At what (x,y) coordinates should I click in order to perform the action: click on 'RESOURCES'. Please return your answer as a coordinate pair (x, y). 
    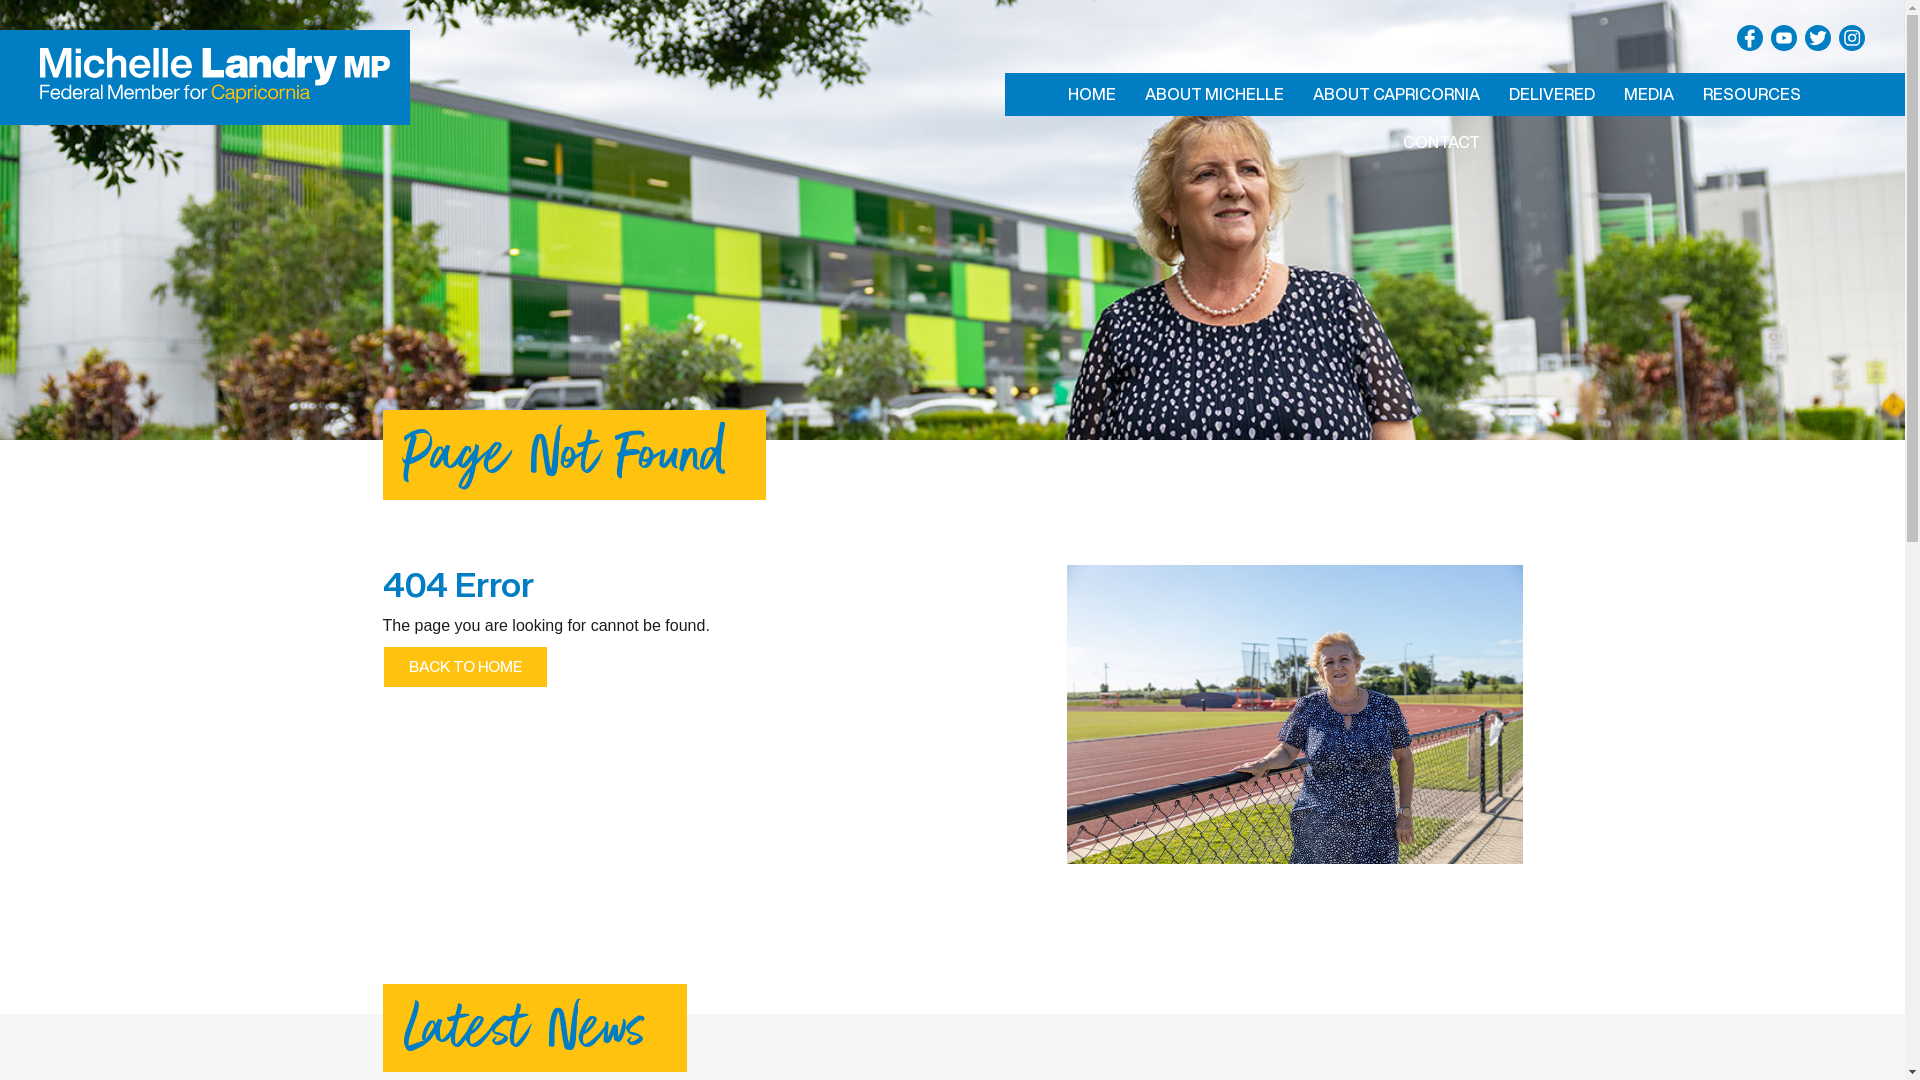
    Looking at the image, I should click on (1751, 94).